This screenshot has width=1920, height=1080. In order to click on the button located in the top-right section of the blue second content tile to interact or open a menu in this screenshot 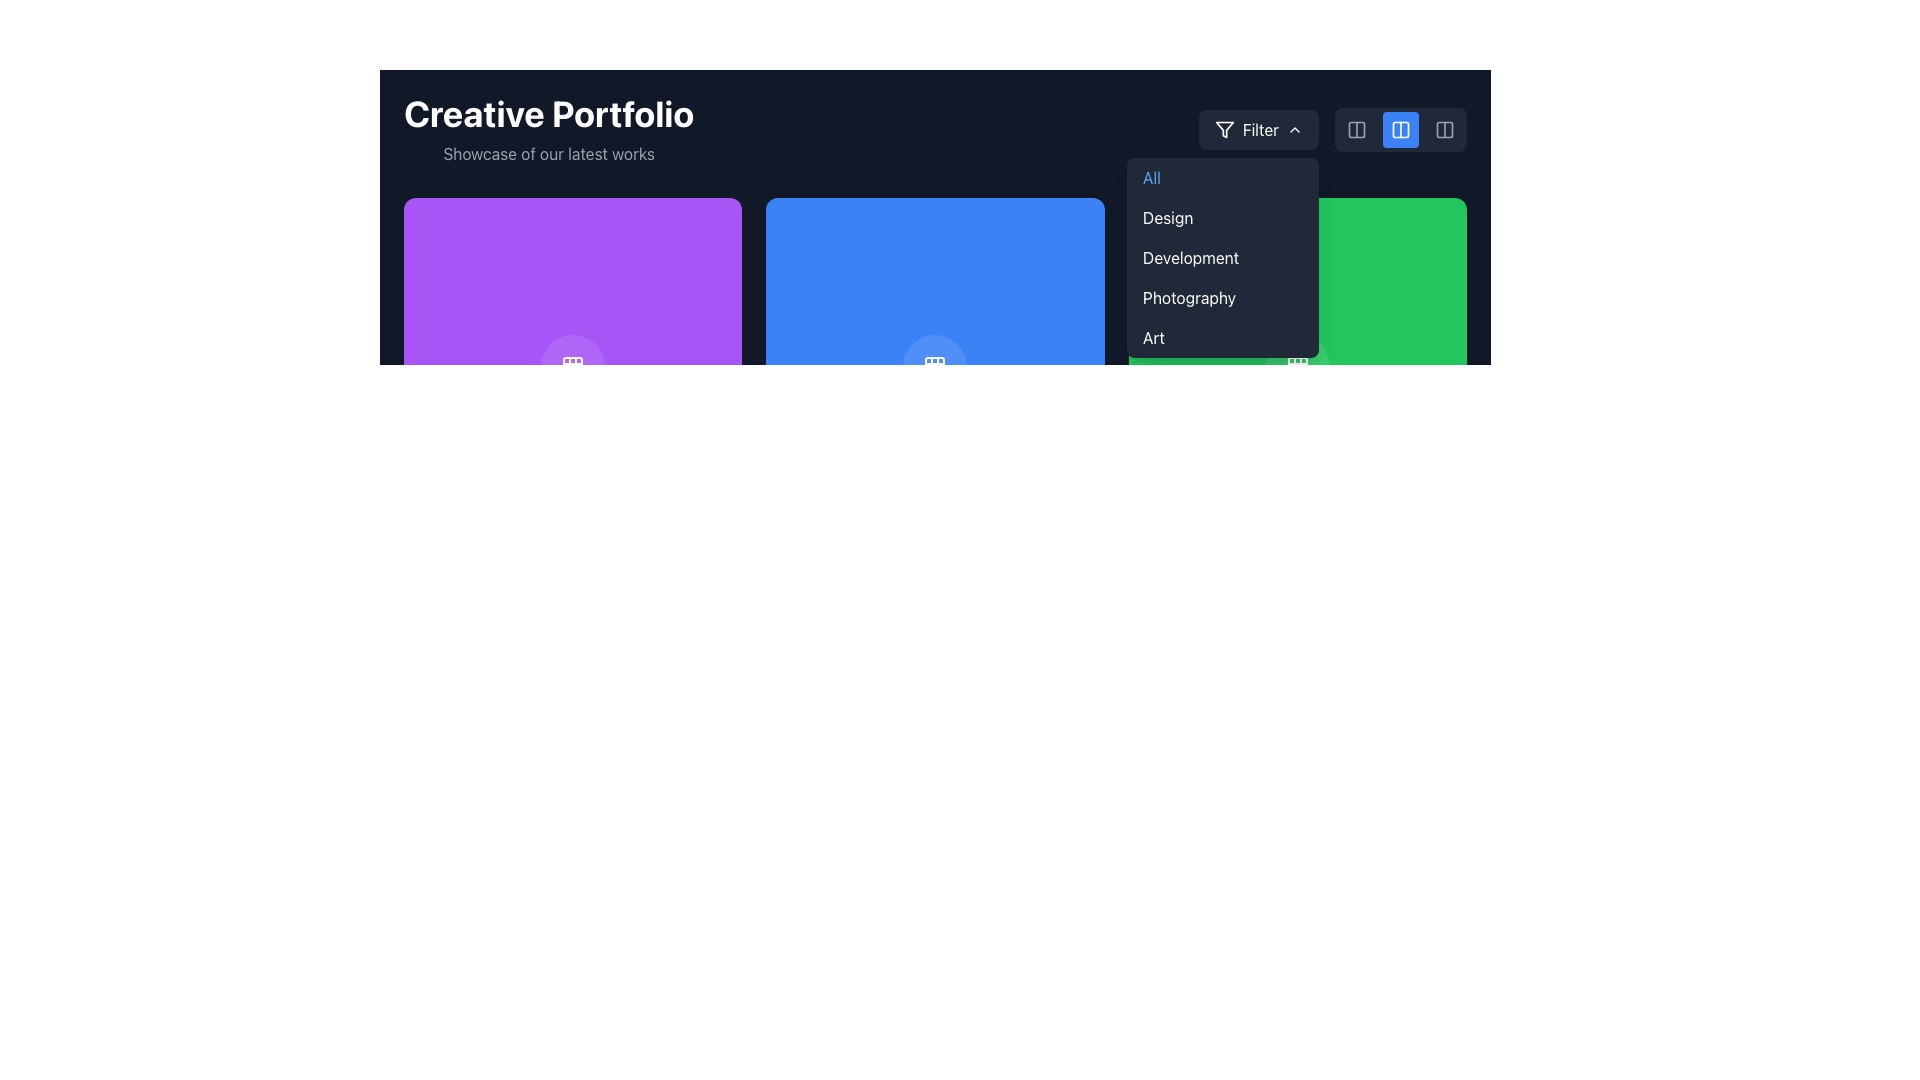, I will do `click(934, 367)`.